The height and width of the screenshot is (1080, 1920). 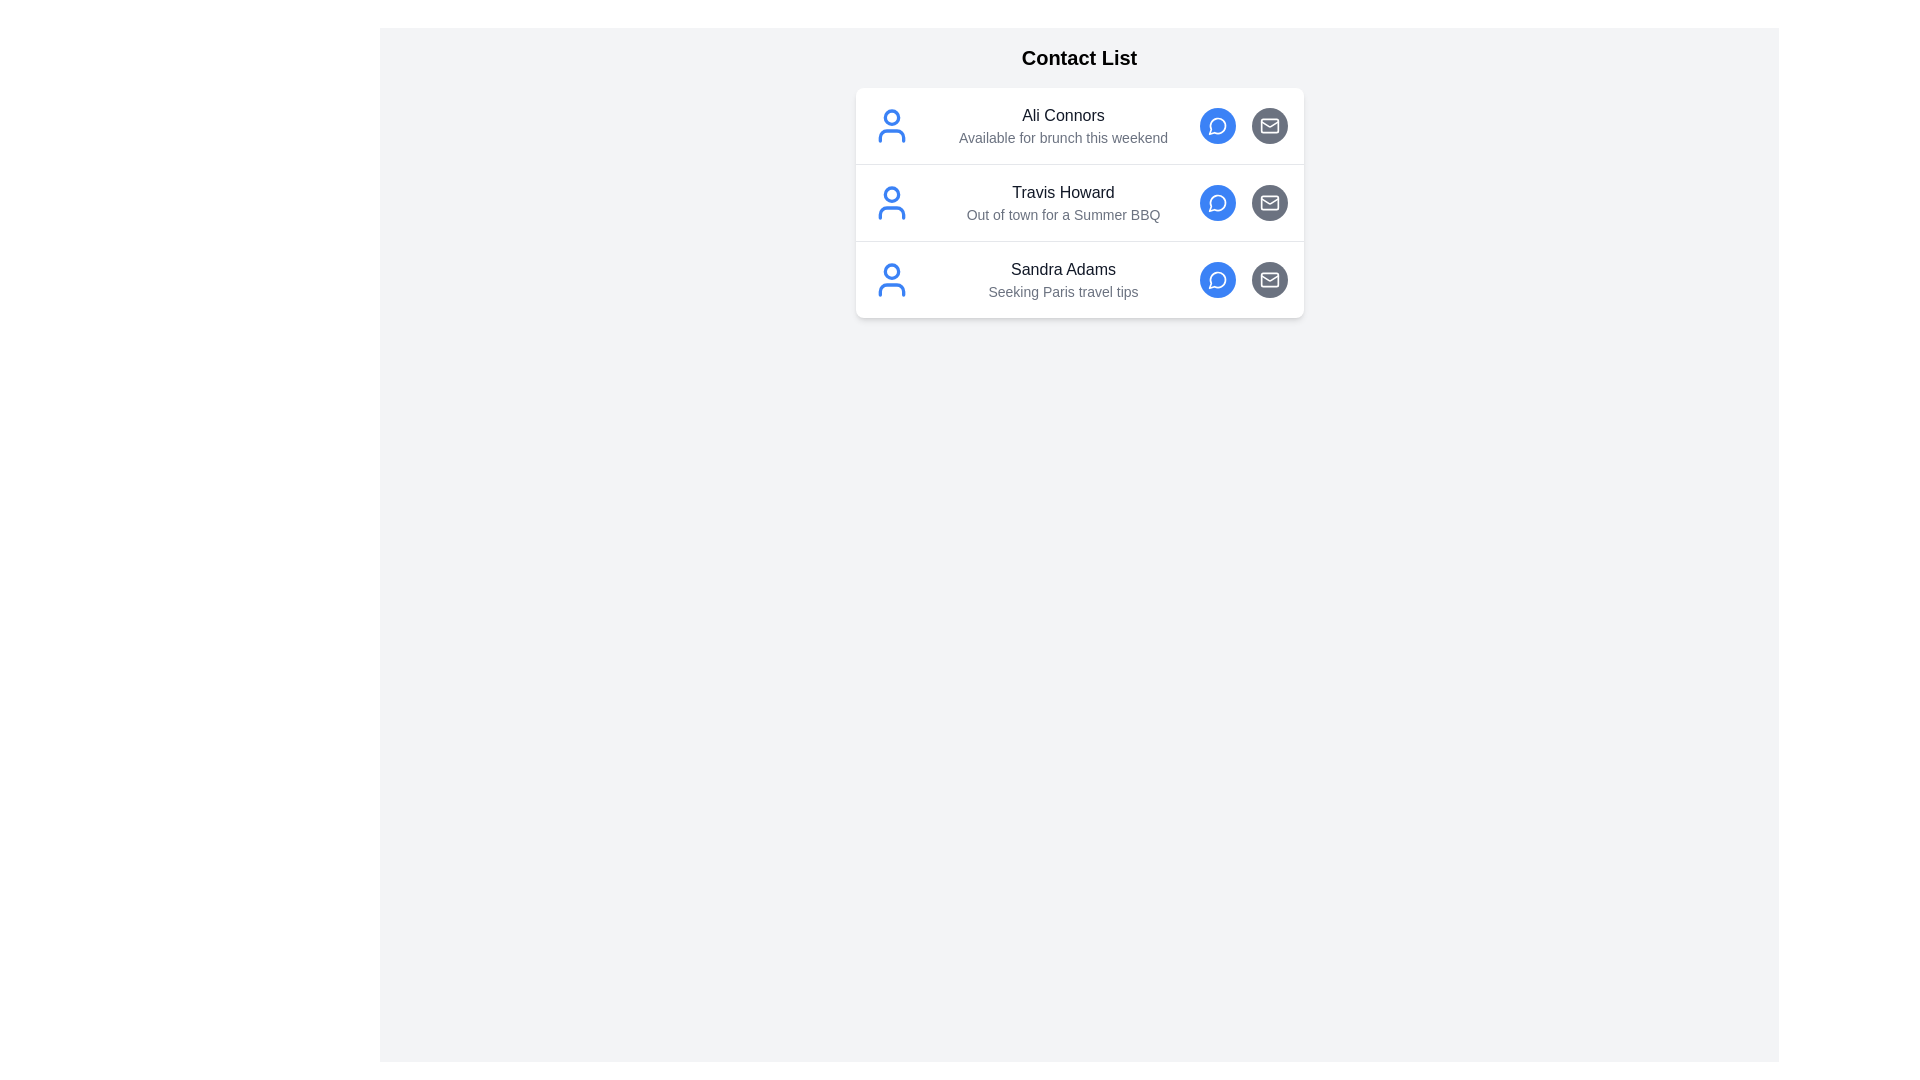 I want to click on the Icon button located in the top-right corner of the first user entry in the list to send an email, so click(x=1268, y=126).